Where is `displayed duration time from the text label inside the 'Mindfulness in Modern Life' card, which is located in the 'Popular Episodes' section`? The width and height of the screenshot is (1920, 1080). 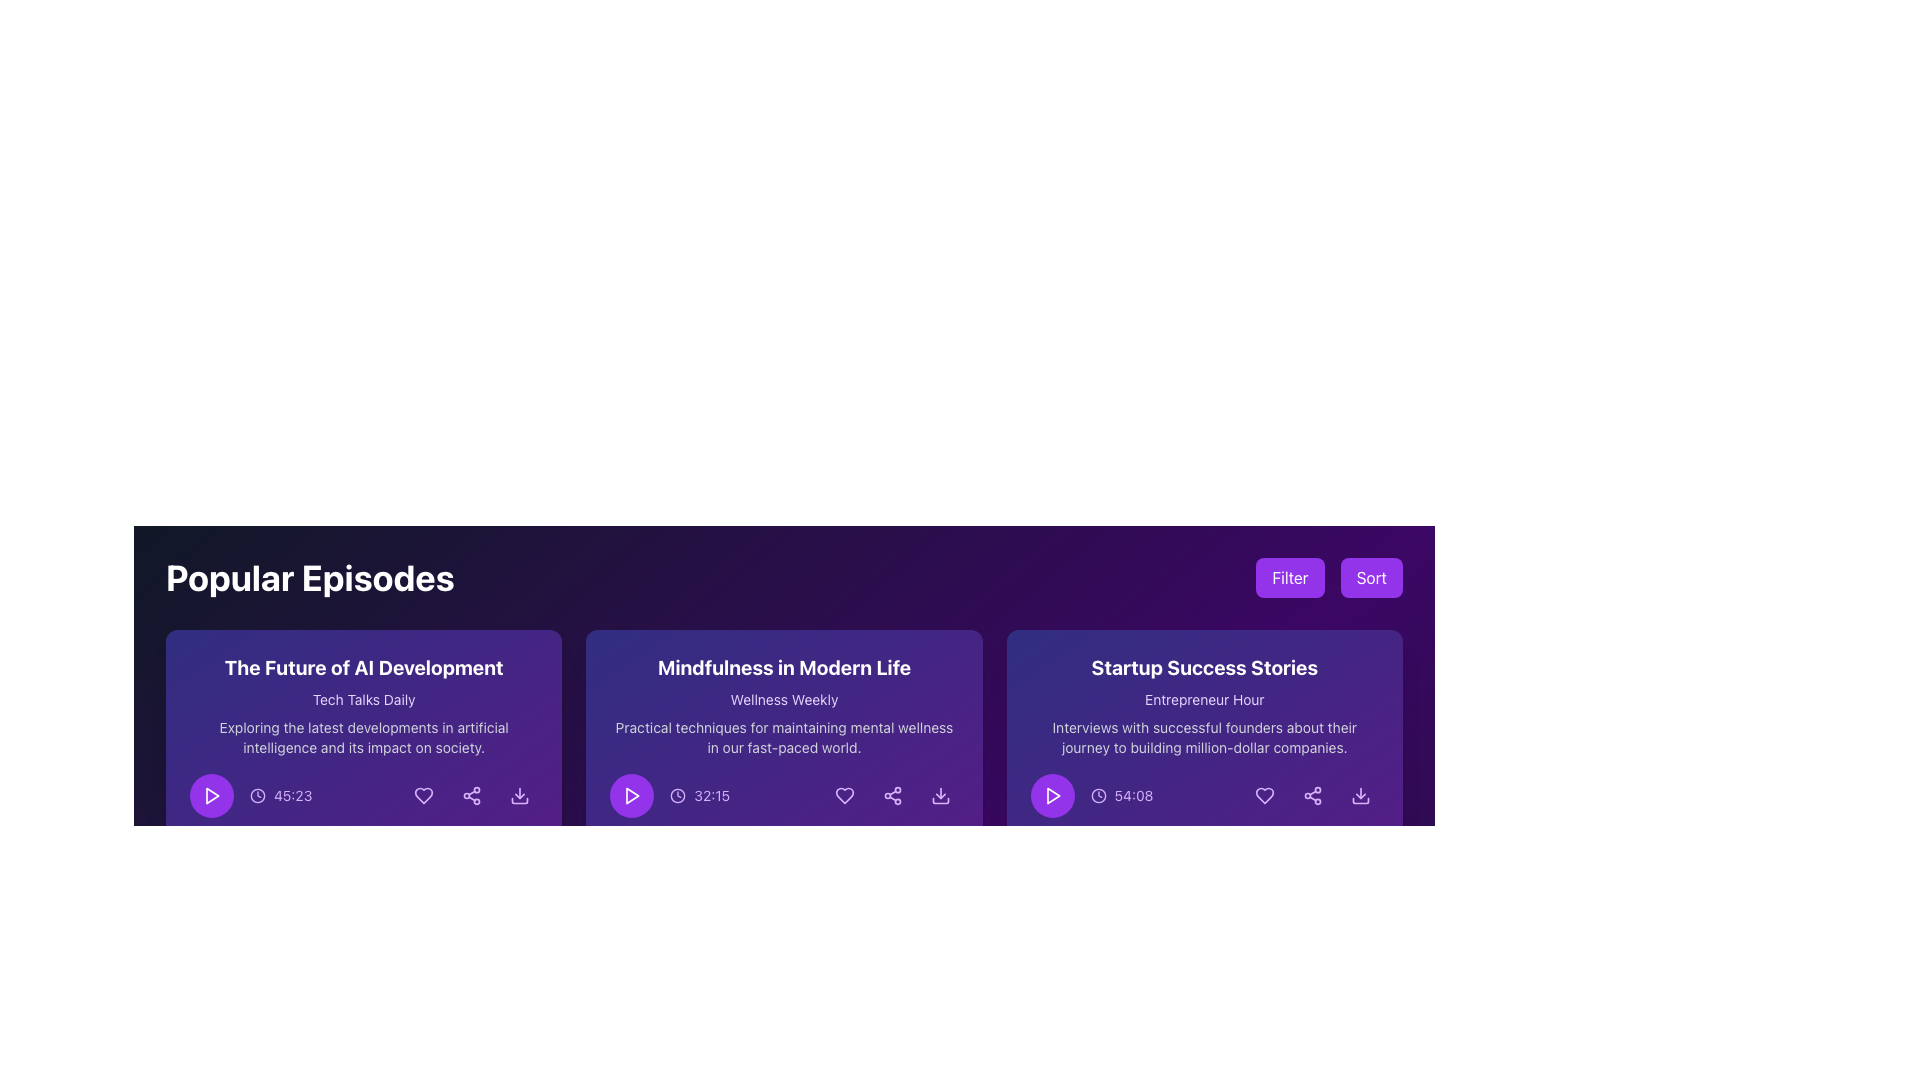 displayed duration time from the text label inside the 'Mindfulness in Modern Life' card, which is located in the 'Popular Episodes' section is located at coordinates (712, 794).